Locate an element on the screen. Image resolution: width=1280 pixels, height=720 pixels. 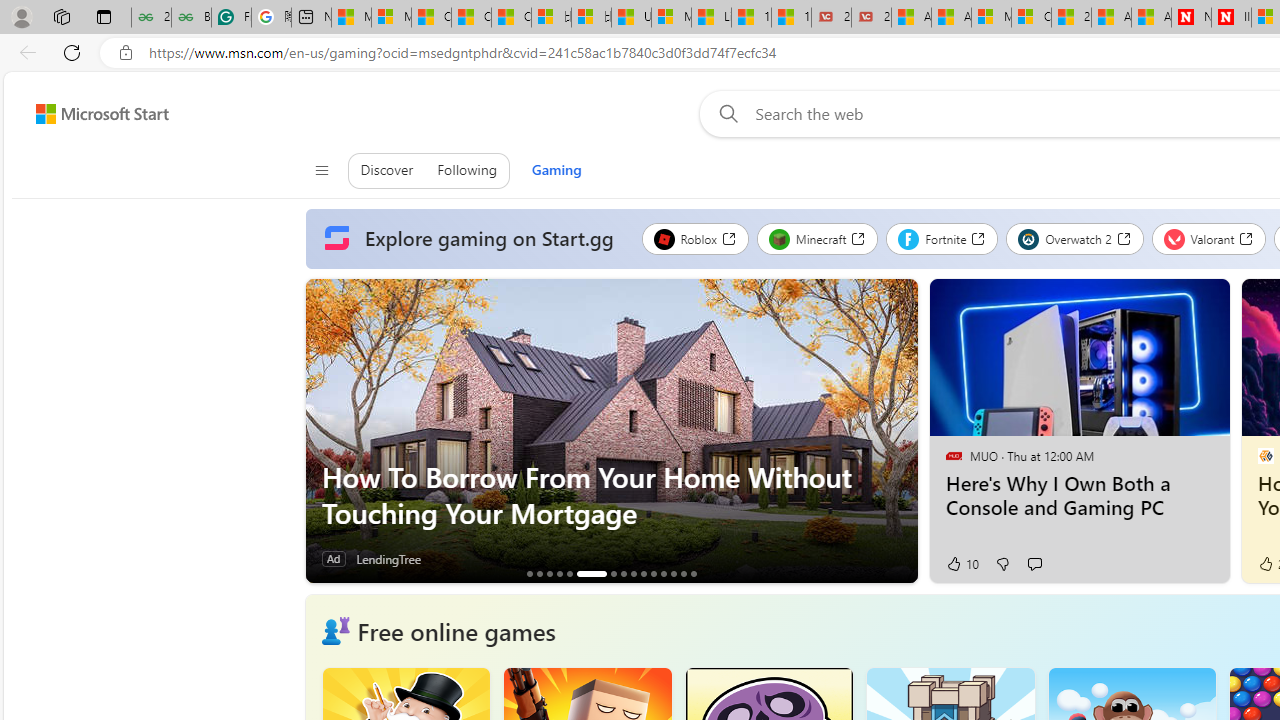
'Cloud Computing Services | Microsoft Azure' is located at coordinates (1031, 17).